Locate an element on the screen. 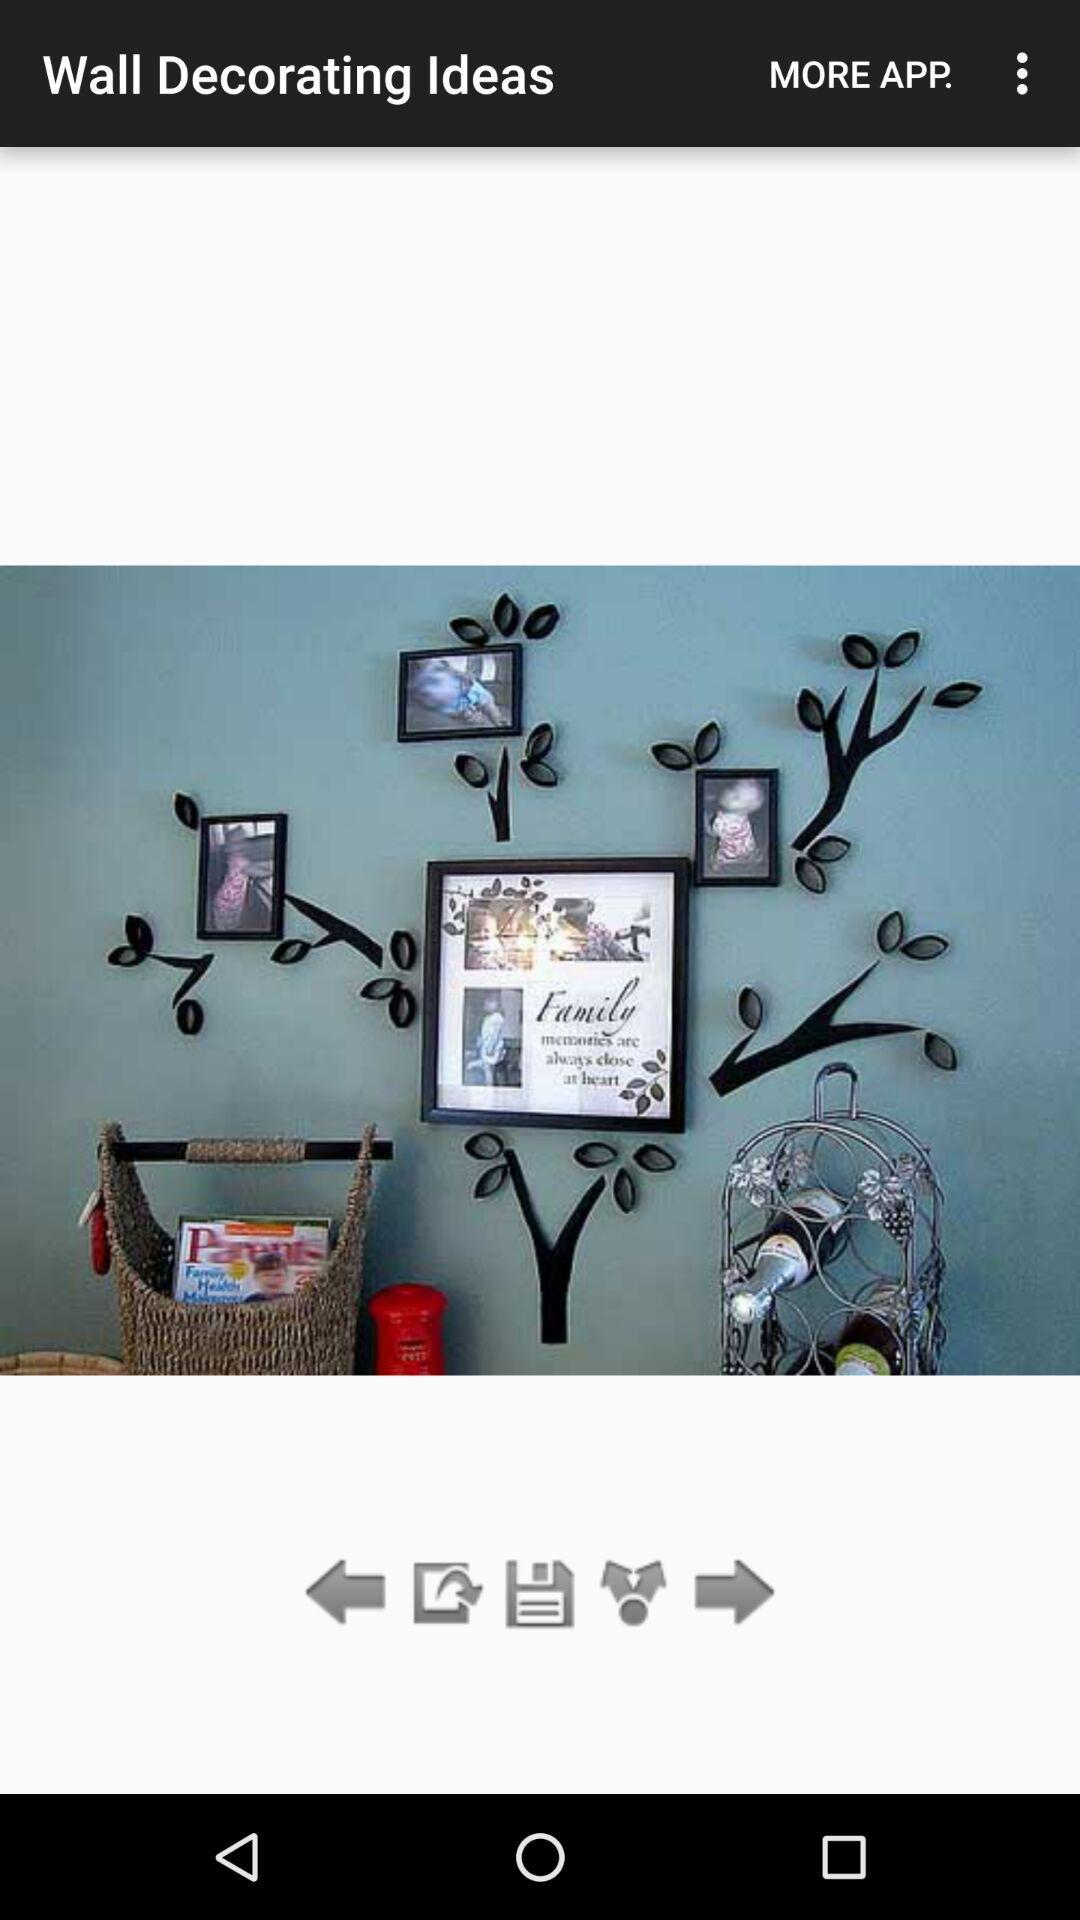  the save icon is located at coordinates (540, 1593).